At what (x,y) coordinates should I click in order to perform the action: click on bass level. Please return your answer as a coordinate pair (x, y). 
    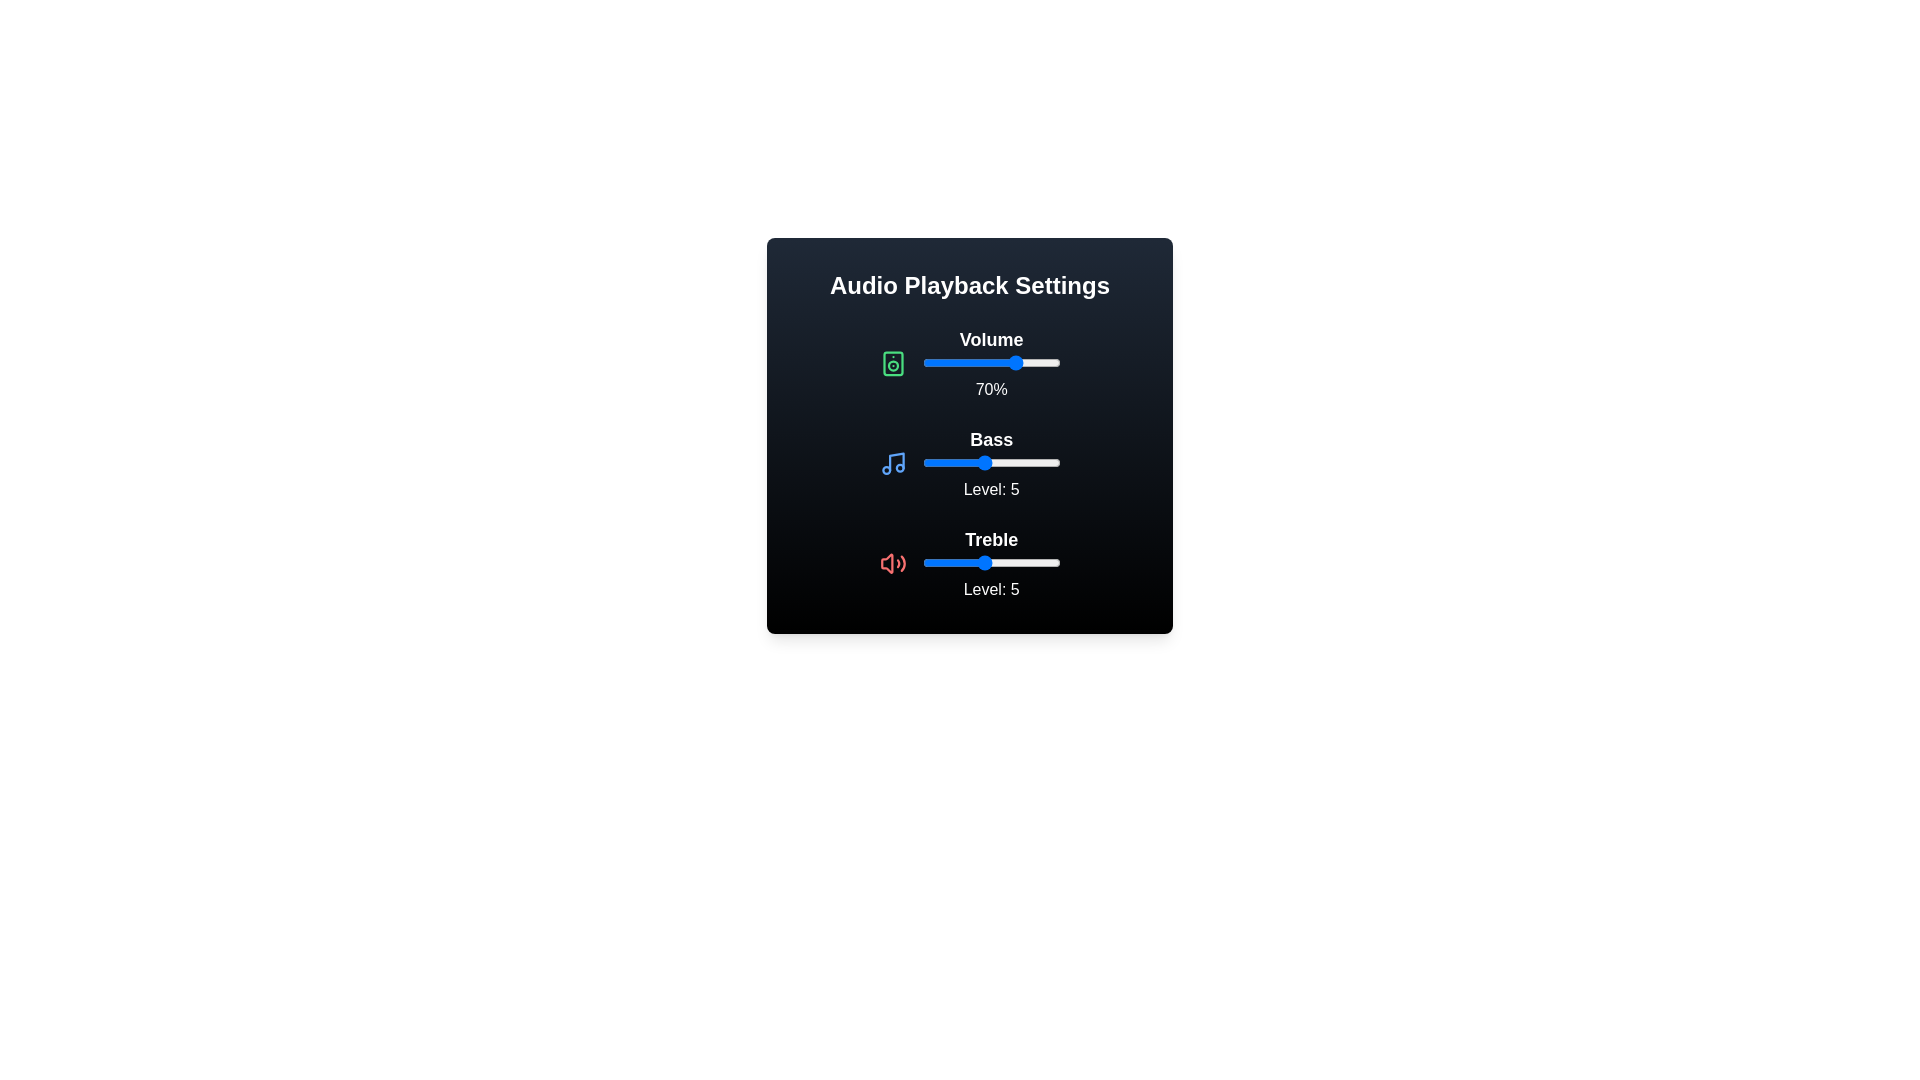
    Looking at the image, I should click on (968, 462).